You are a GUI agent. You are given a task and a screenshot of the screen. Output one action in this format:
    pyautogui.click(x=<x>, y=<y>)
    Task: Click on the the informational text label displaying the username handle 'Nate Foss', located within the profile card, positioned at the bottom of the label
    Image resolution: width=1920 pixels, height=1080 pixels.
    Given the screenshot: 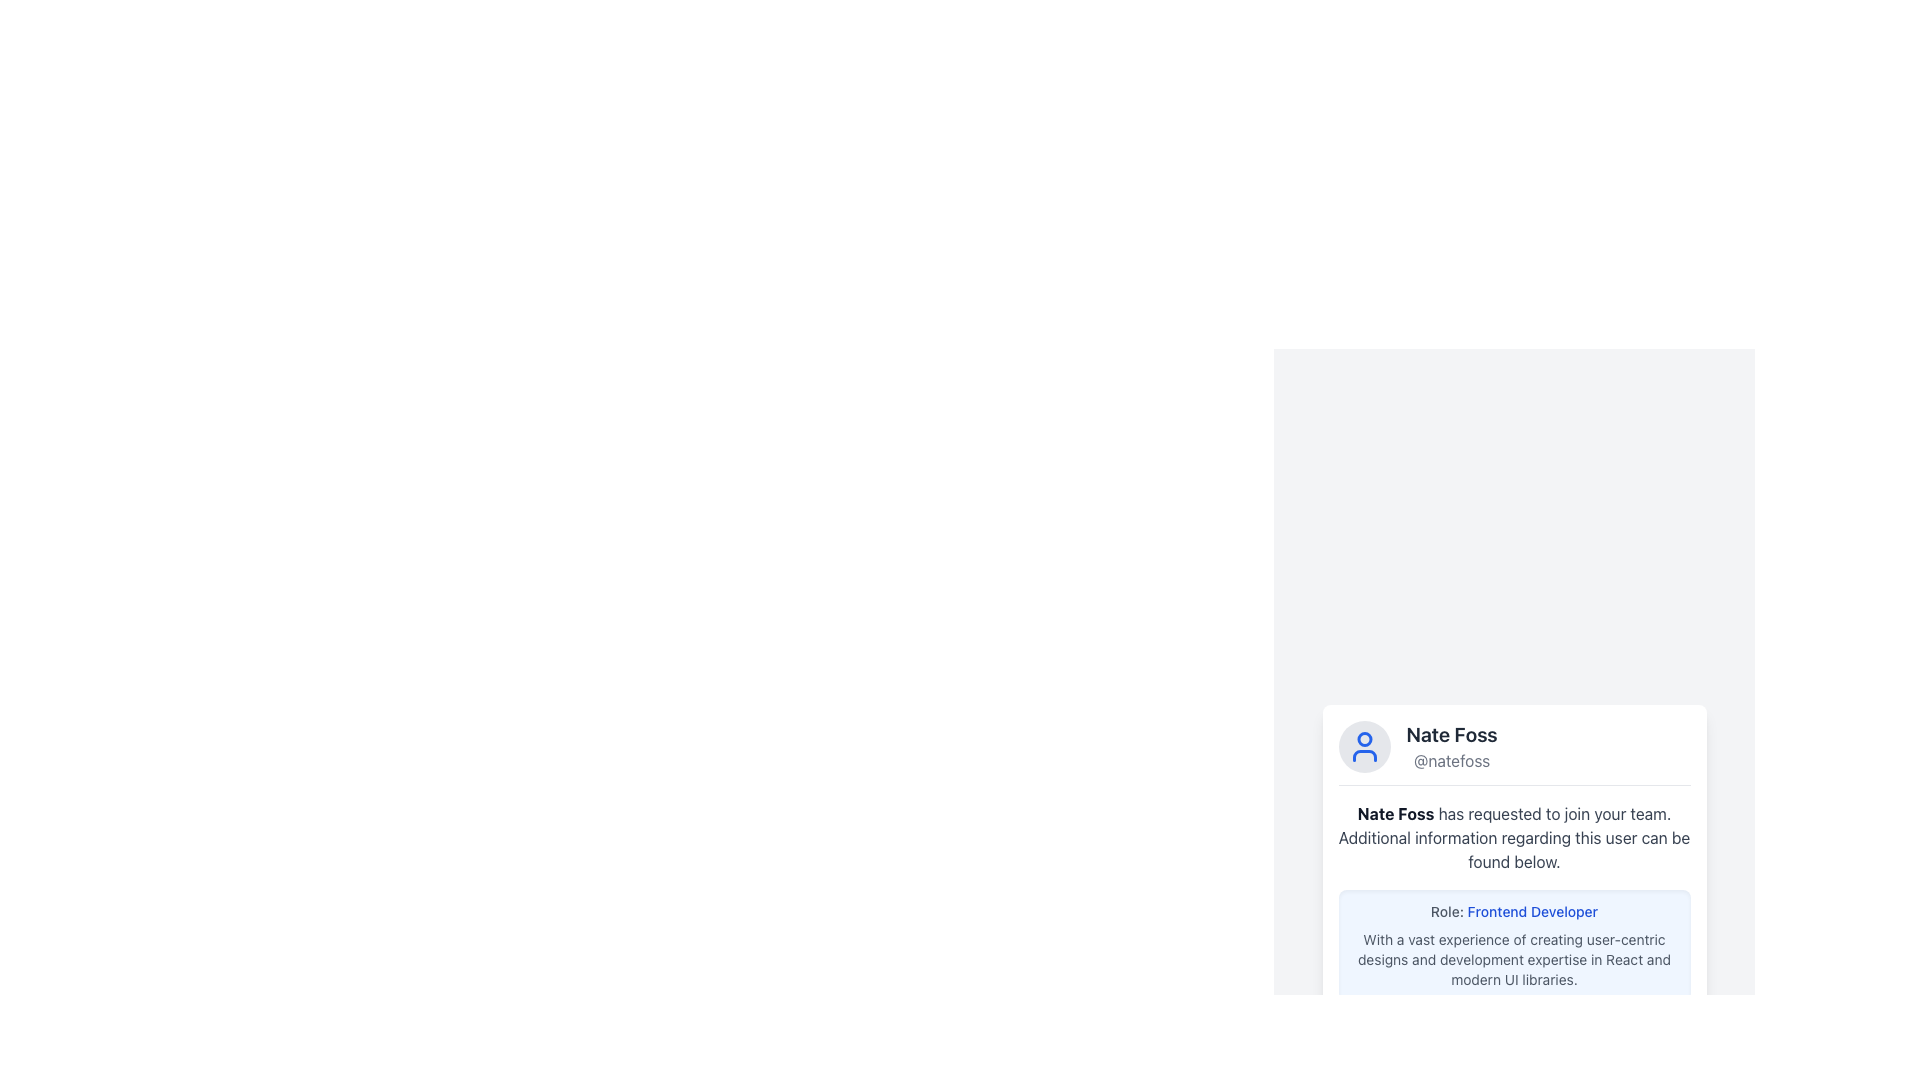 What is the action you would take?
    pyautogui.click(x=1452, y=760)
    